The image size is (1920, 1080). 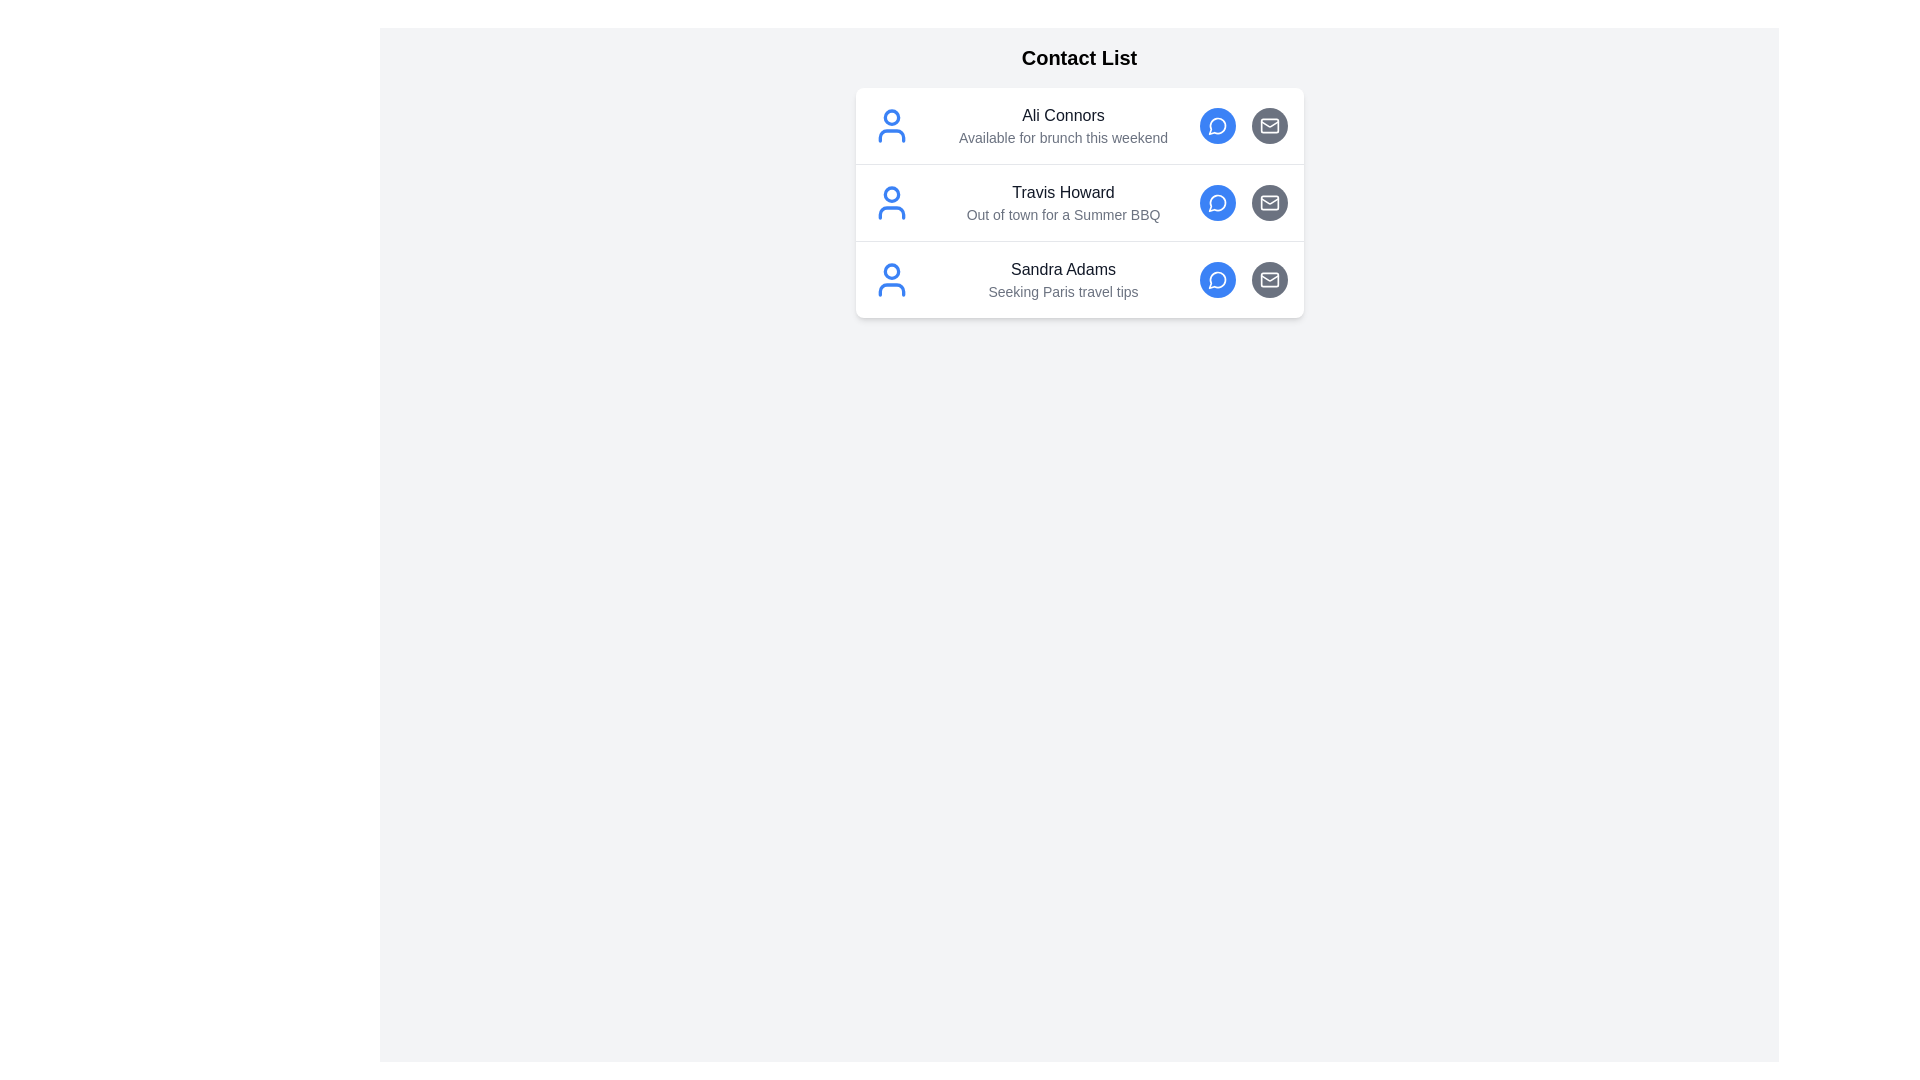 What do you see at coordinates (1078, 56) in the screenshot?
I see `text label indicating 'Contact List', which serves as the heading for the content section above the list of contact cards` at bounding box center [1078, 56].